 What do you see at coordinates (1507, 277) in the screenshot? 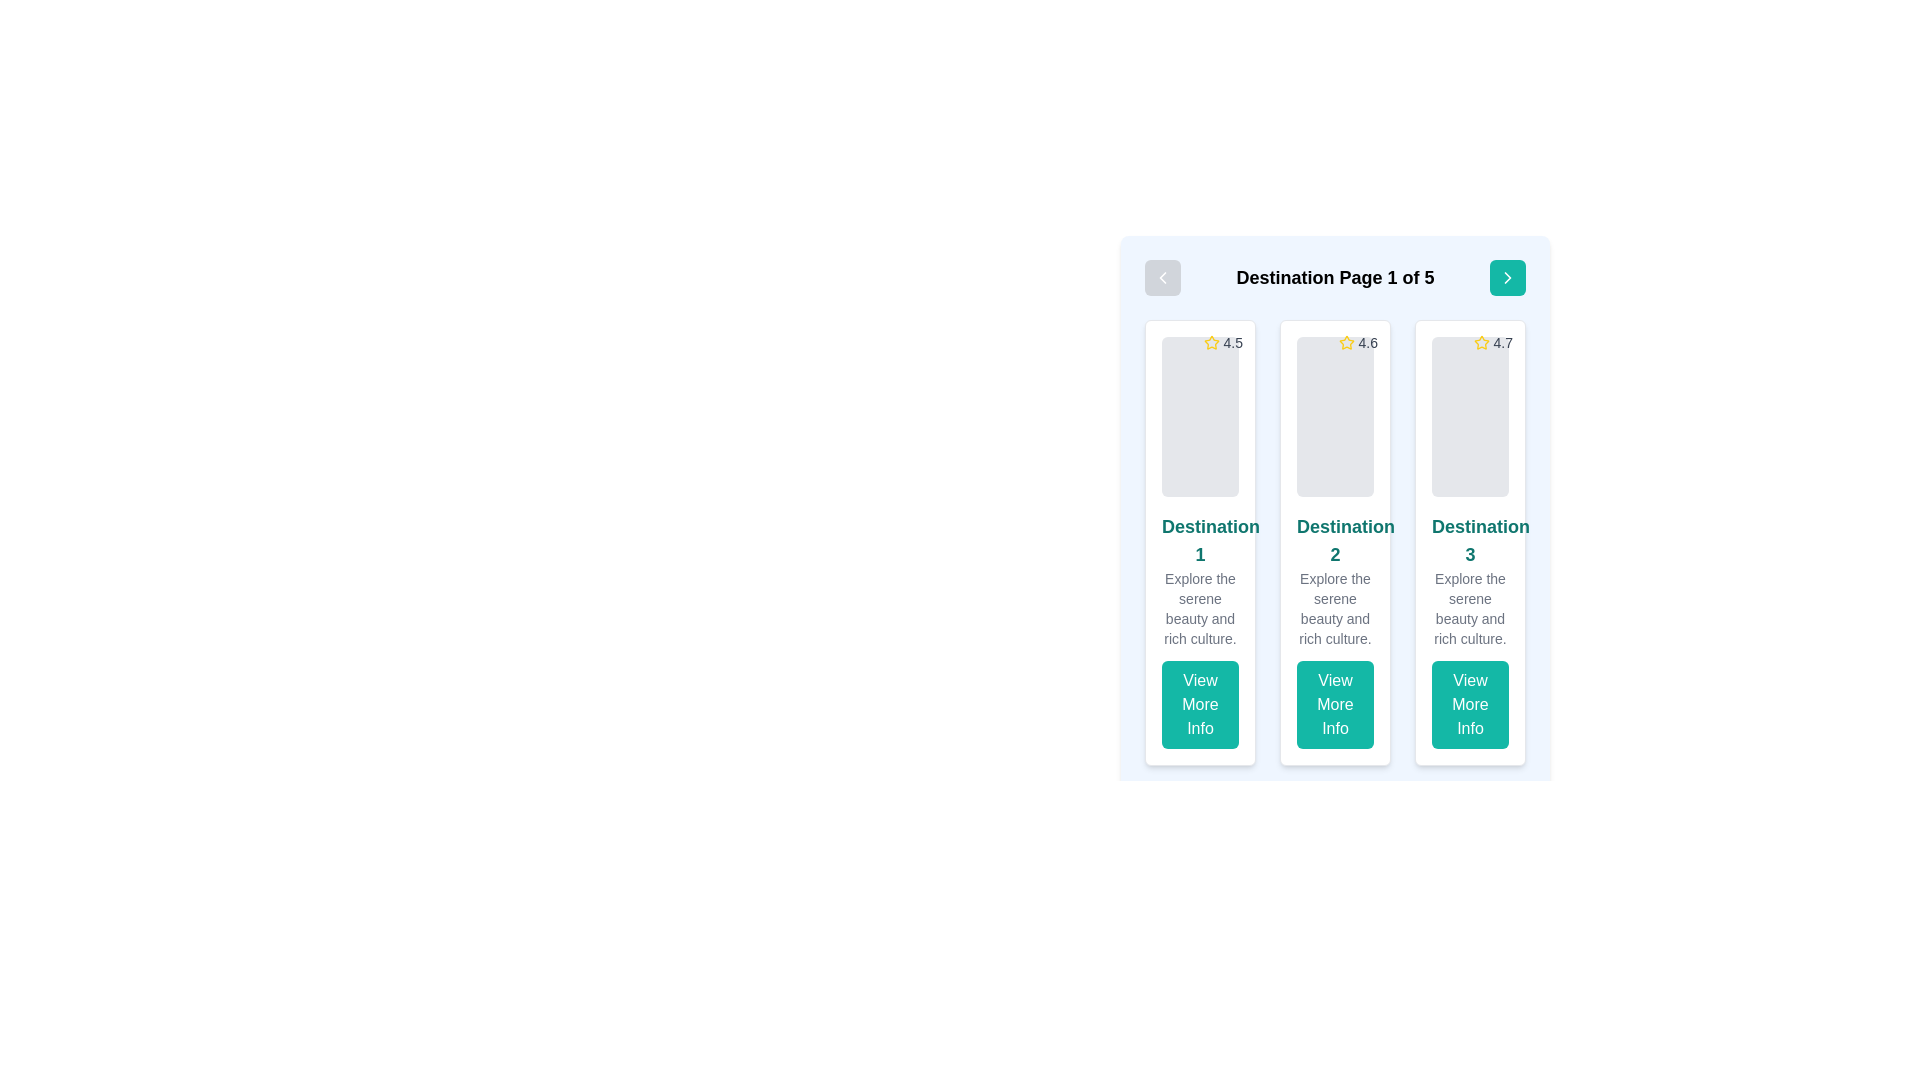
I see `the chevron icon in the top-right corner of the interface` at bounding box center [1507, 277].